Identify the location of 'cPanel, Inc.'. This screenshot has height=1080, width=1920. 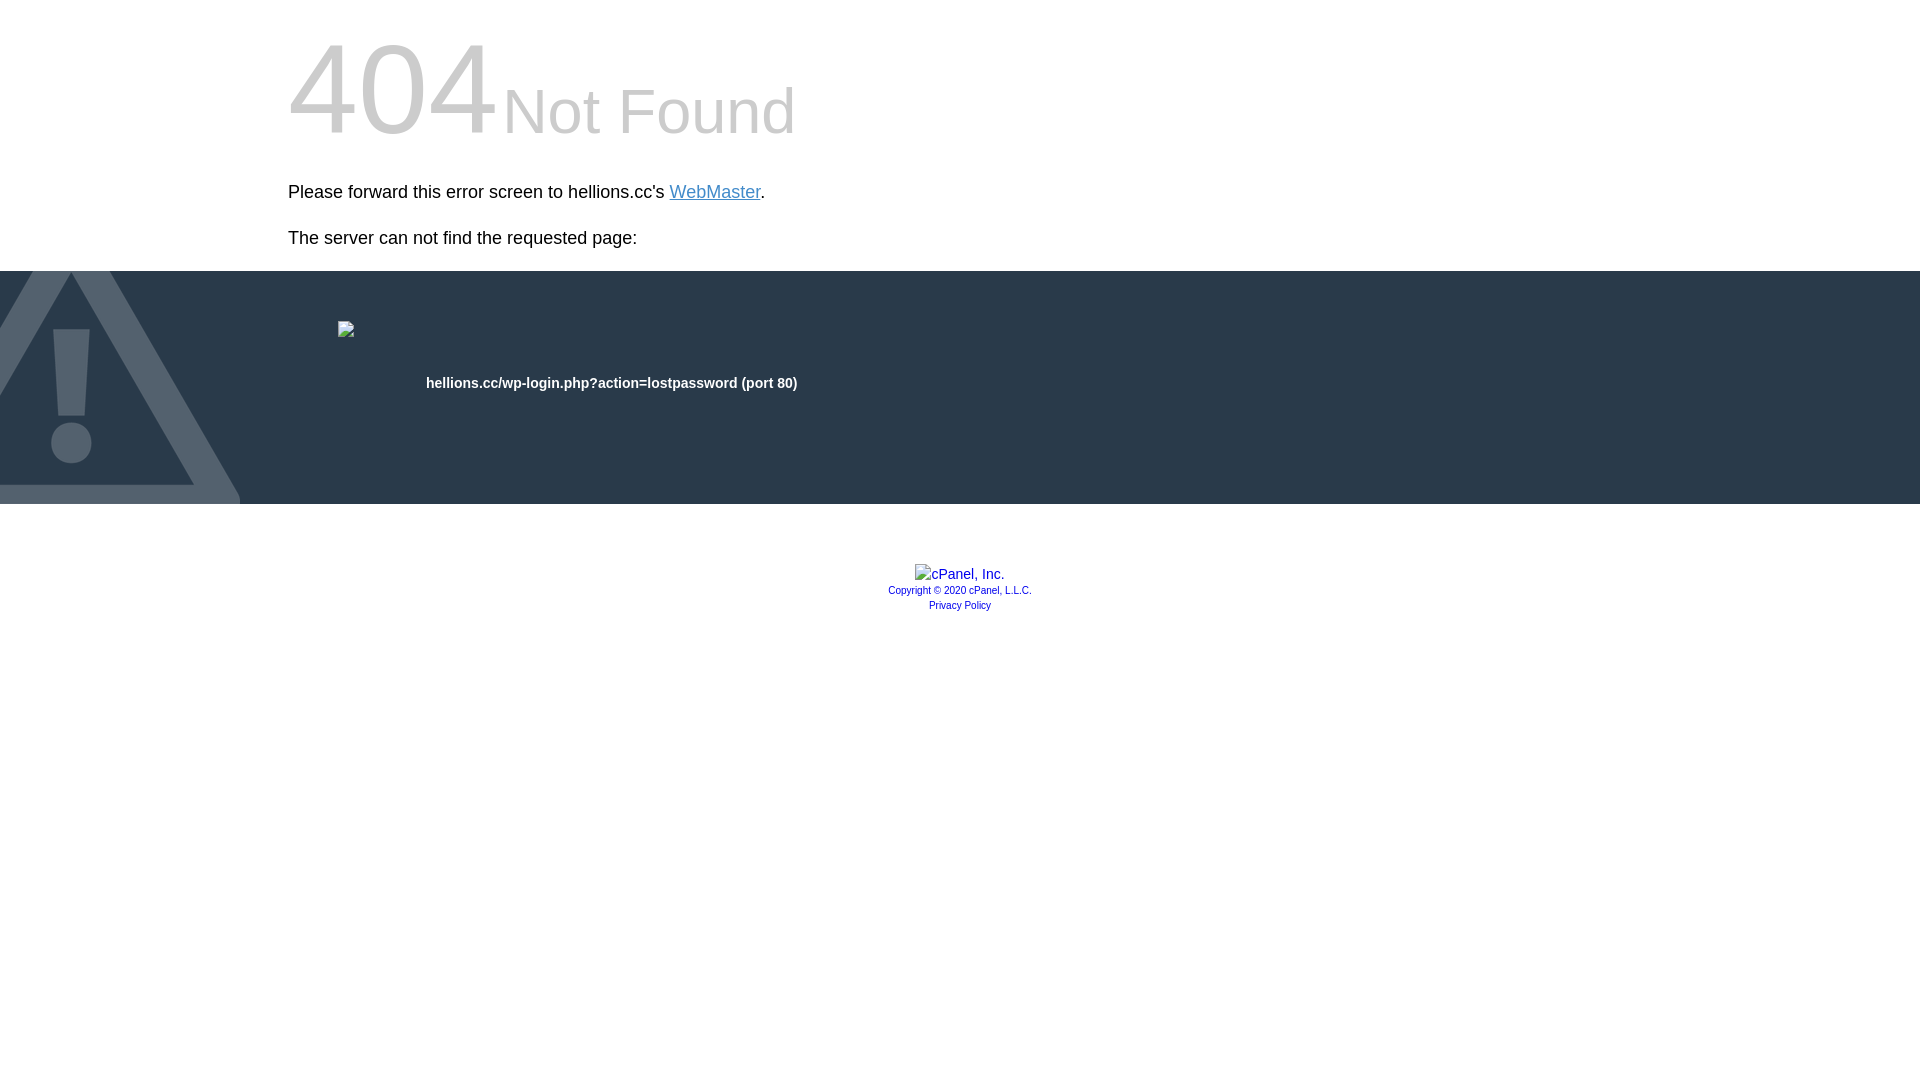
(958, 574).